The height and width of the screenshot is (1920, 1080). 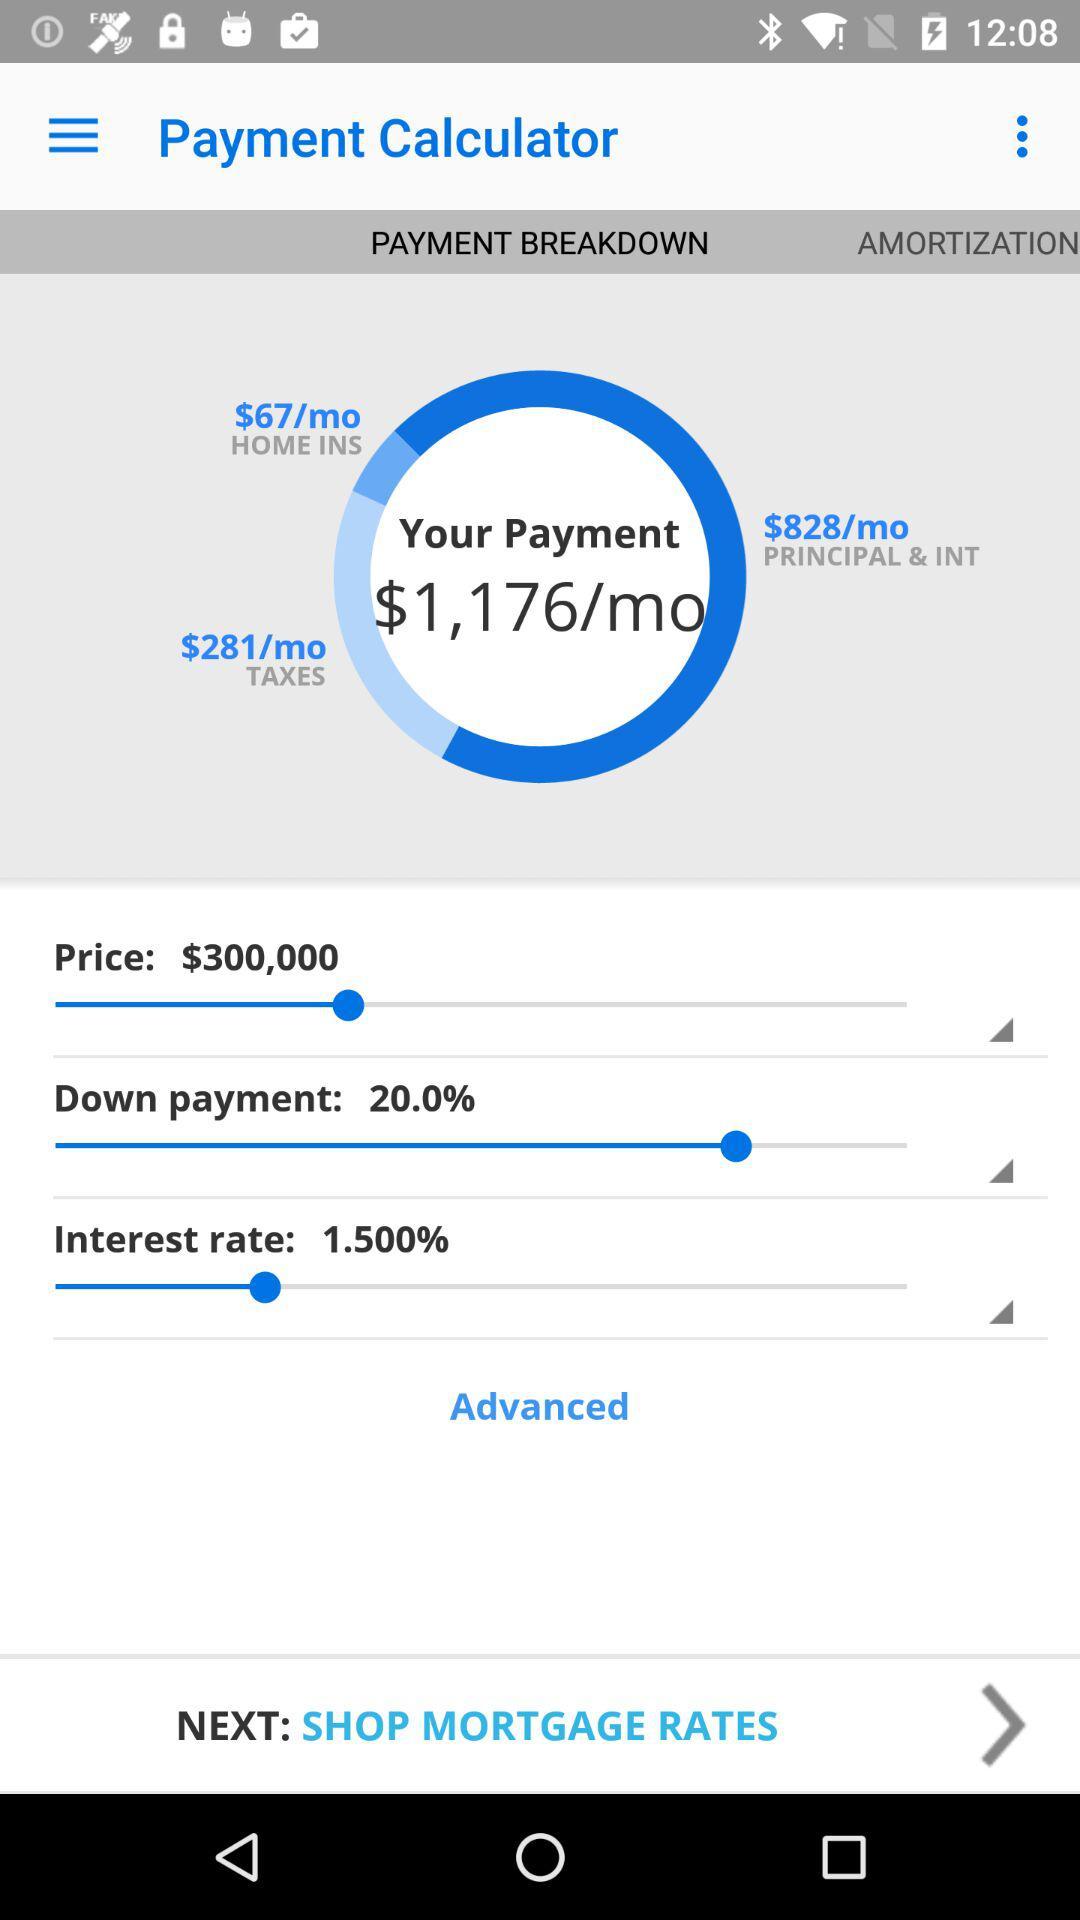 What do you see at coordinates (540, 1404) in the screenshot?
I see `advanced item` at bounding box center [540, 1404].